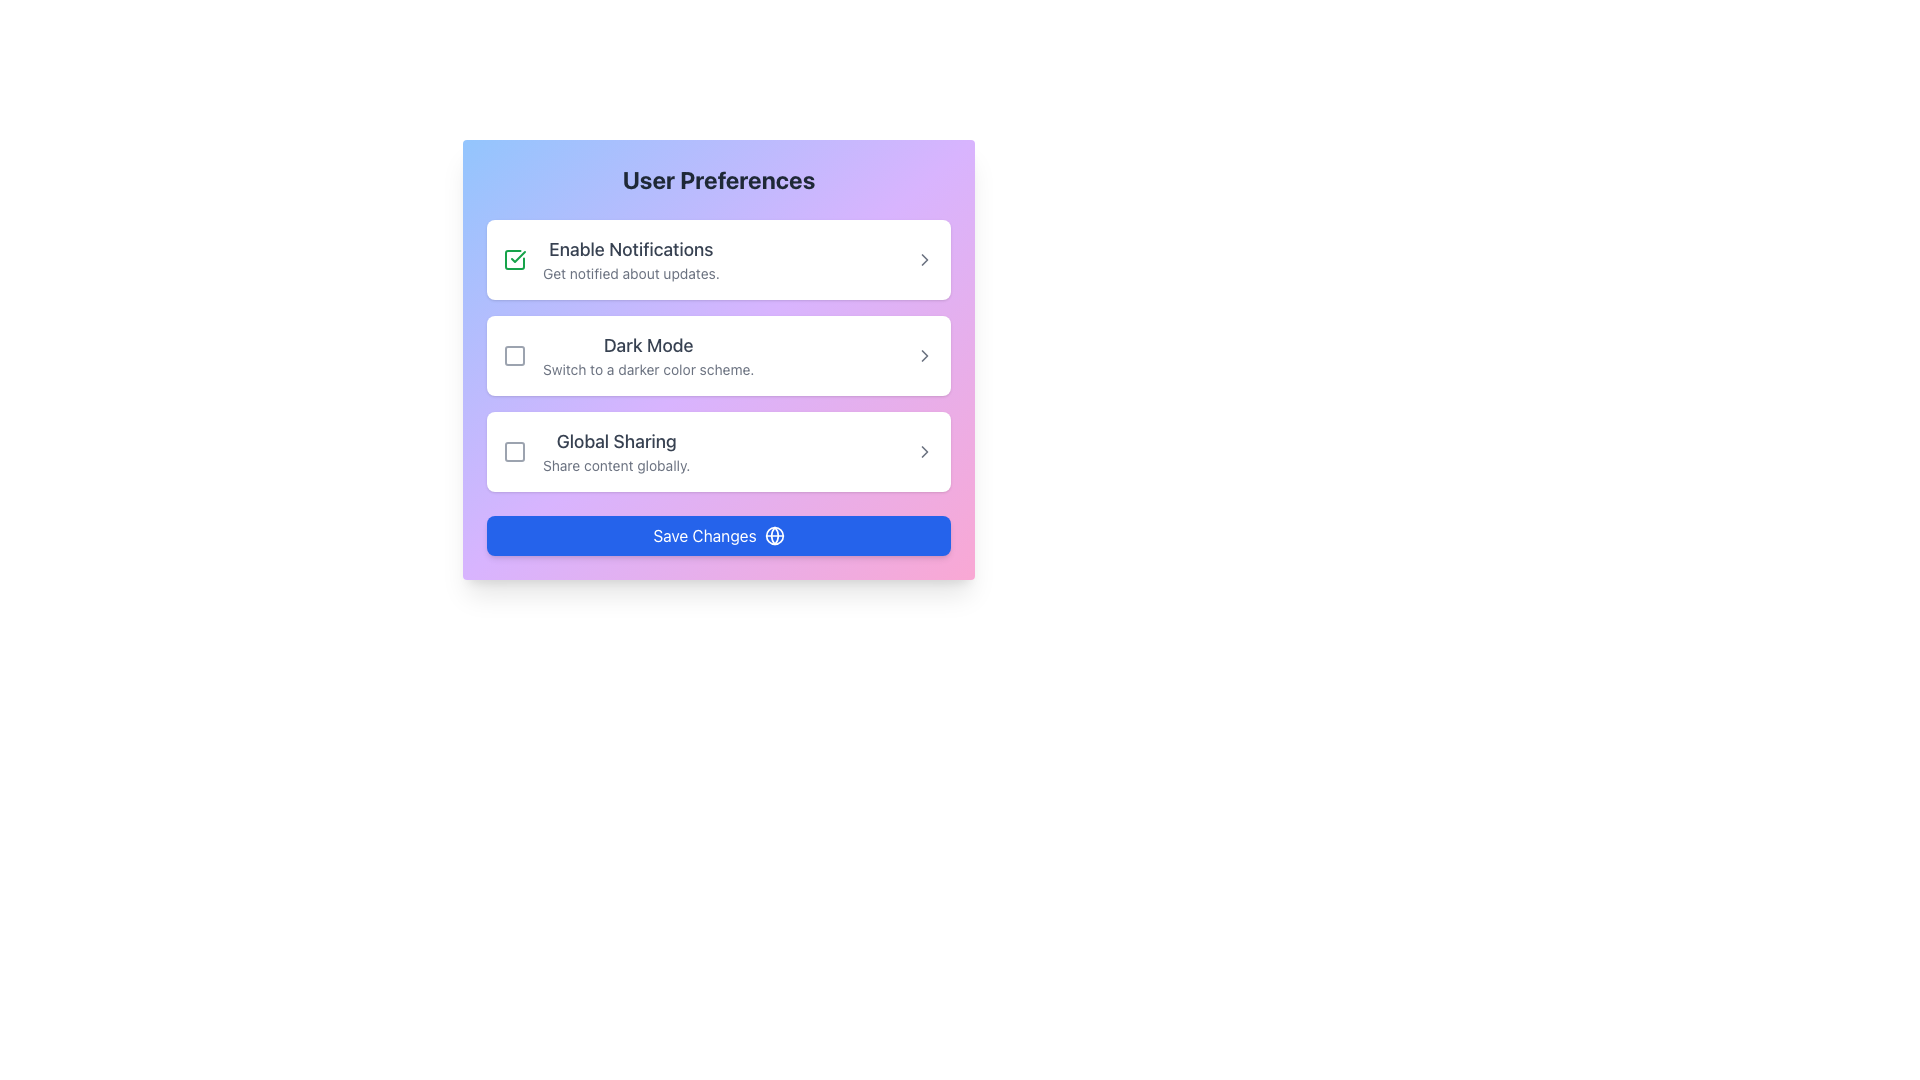 The width and height of the screenshot is (1920, 1080). What do you see at coordinates (719, 451) in the screenshot?
I see `the checkbox in the 'Global Sharing' preference setting item` at bounding box center [719, 451].